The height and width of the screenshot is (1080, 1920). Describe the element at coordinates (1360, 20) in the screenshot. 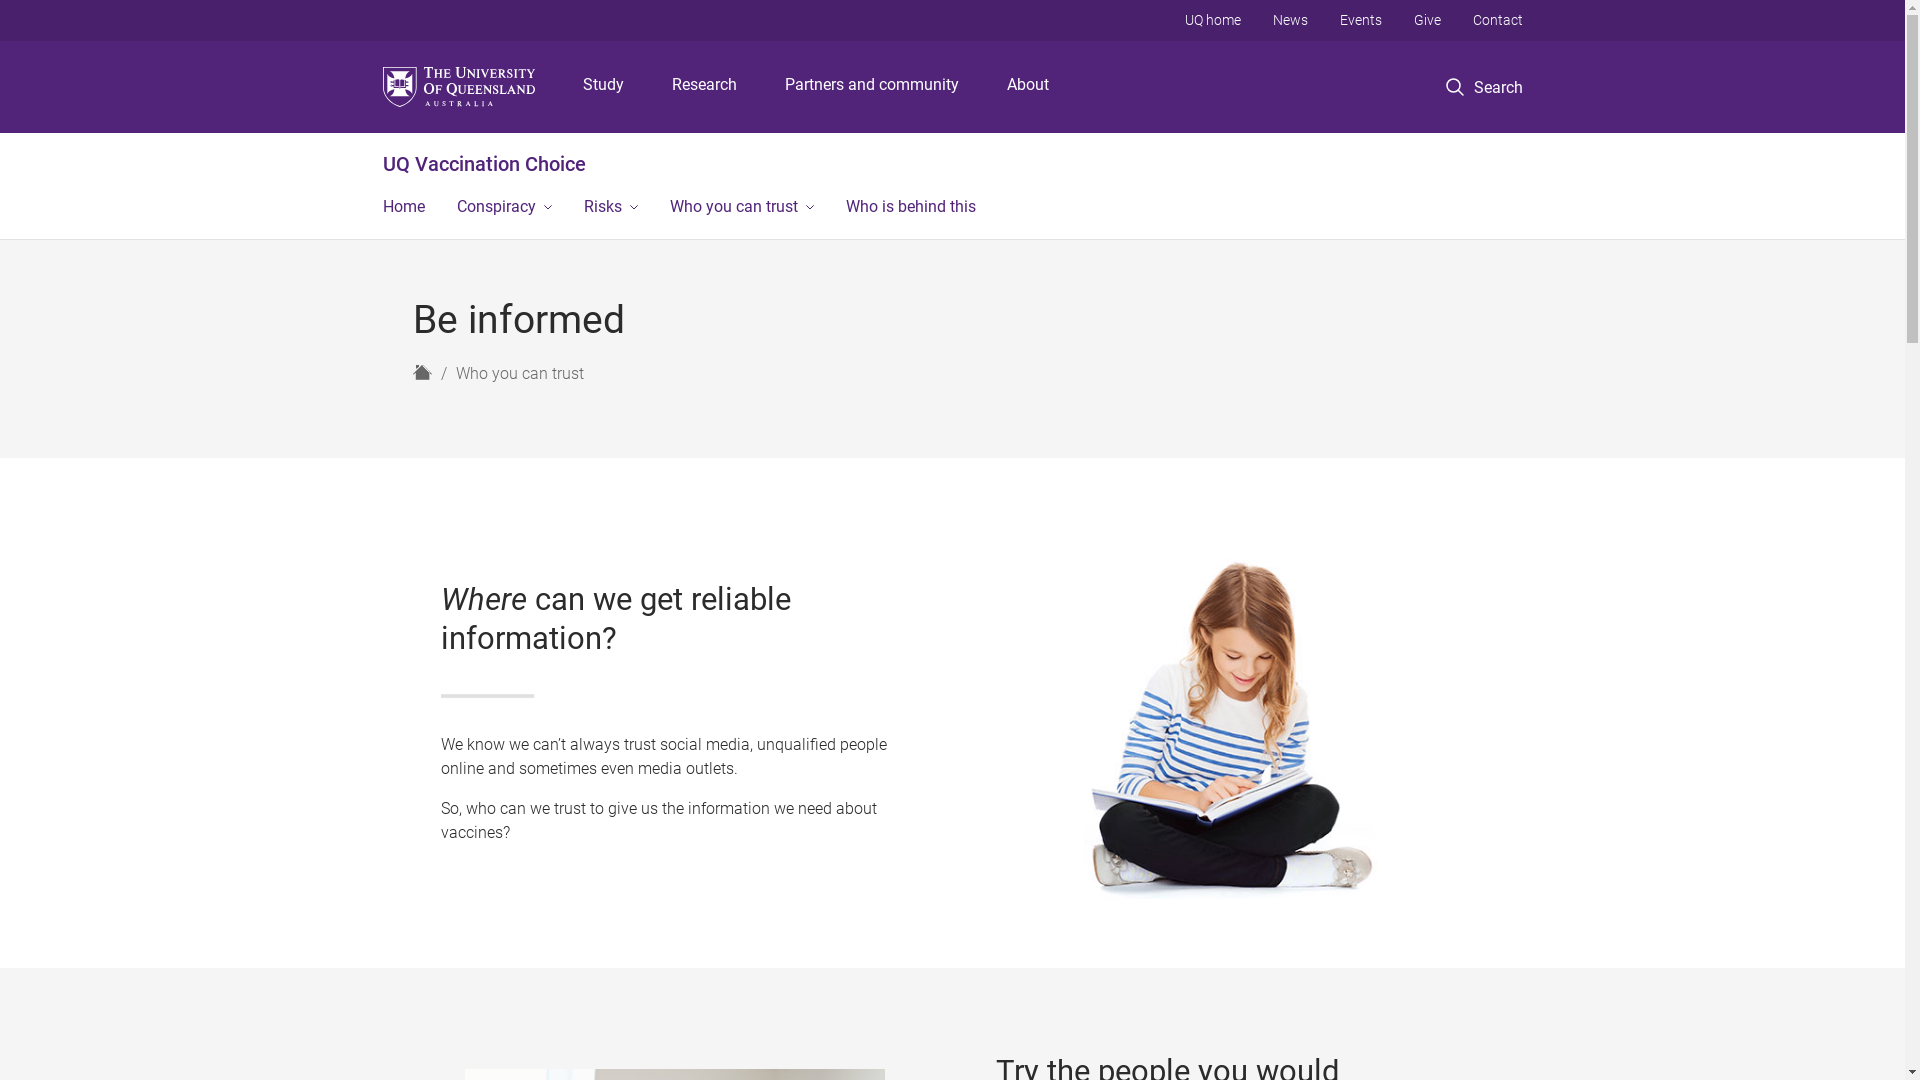

I see `'Events'` at that location.